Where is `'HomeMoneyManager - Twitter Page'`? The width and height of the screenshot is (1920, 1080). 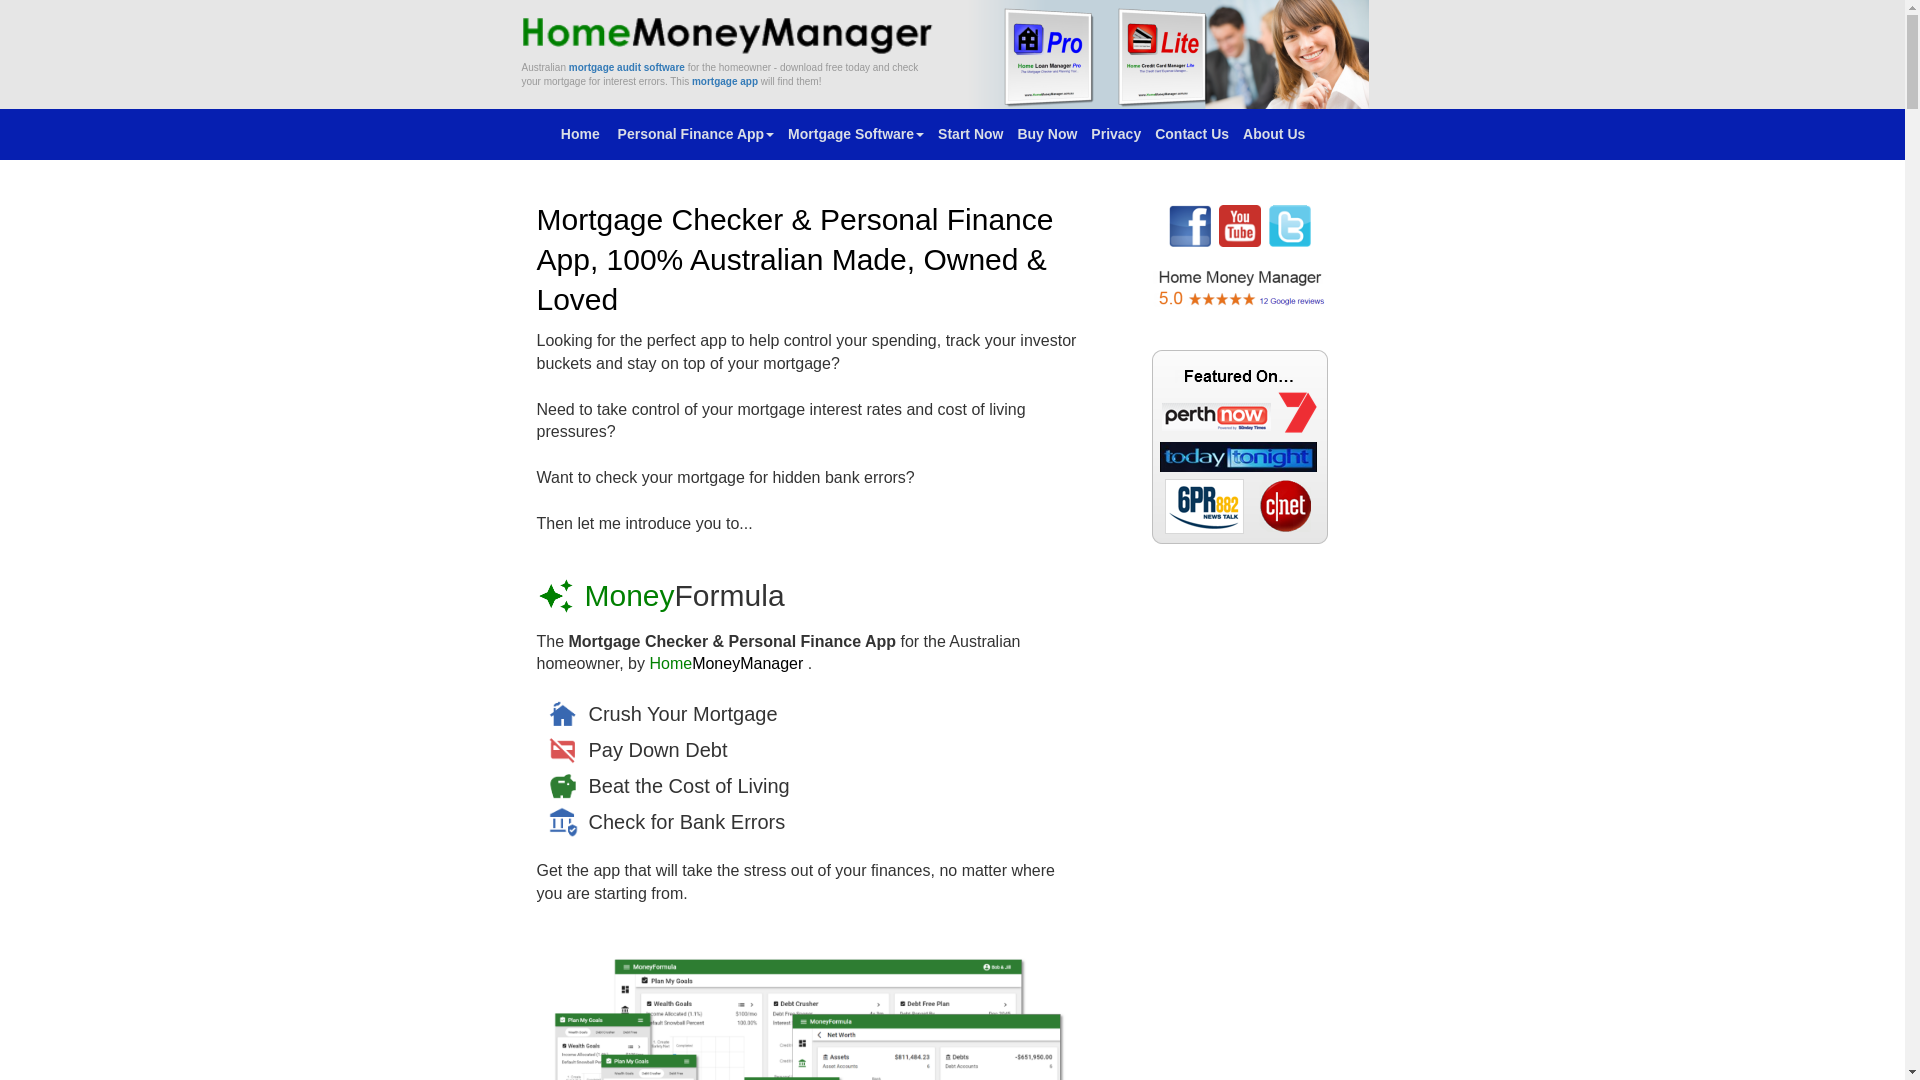
'HomeMoneyManager - Twitter Page' is located at coordinates (1267, 225).